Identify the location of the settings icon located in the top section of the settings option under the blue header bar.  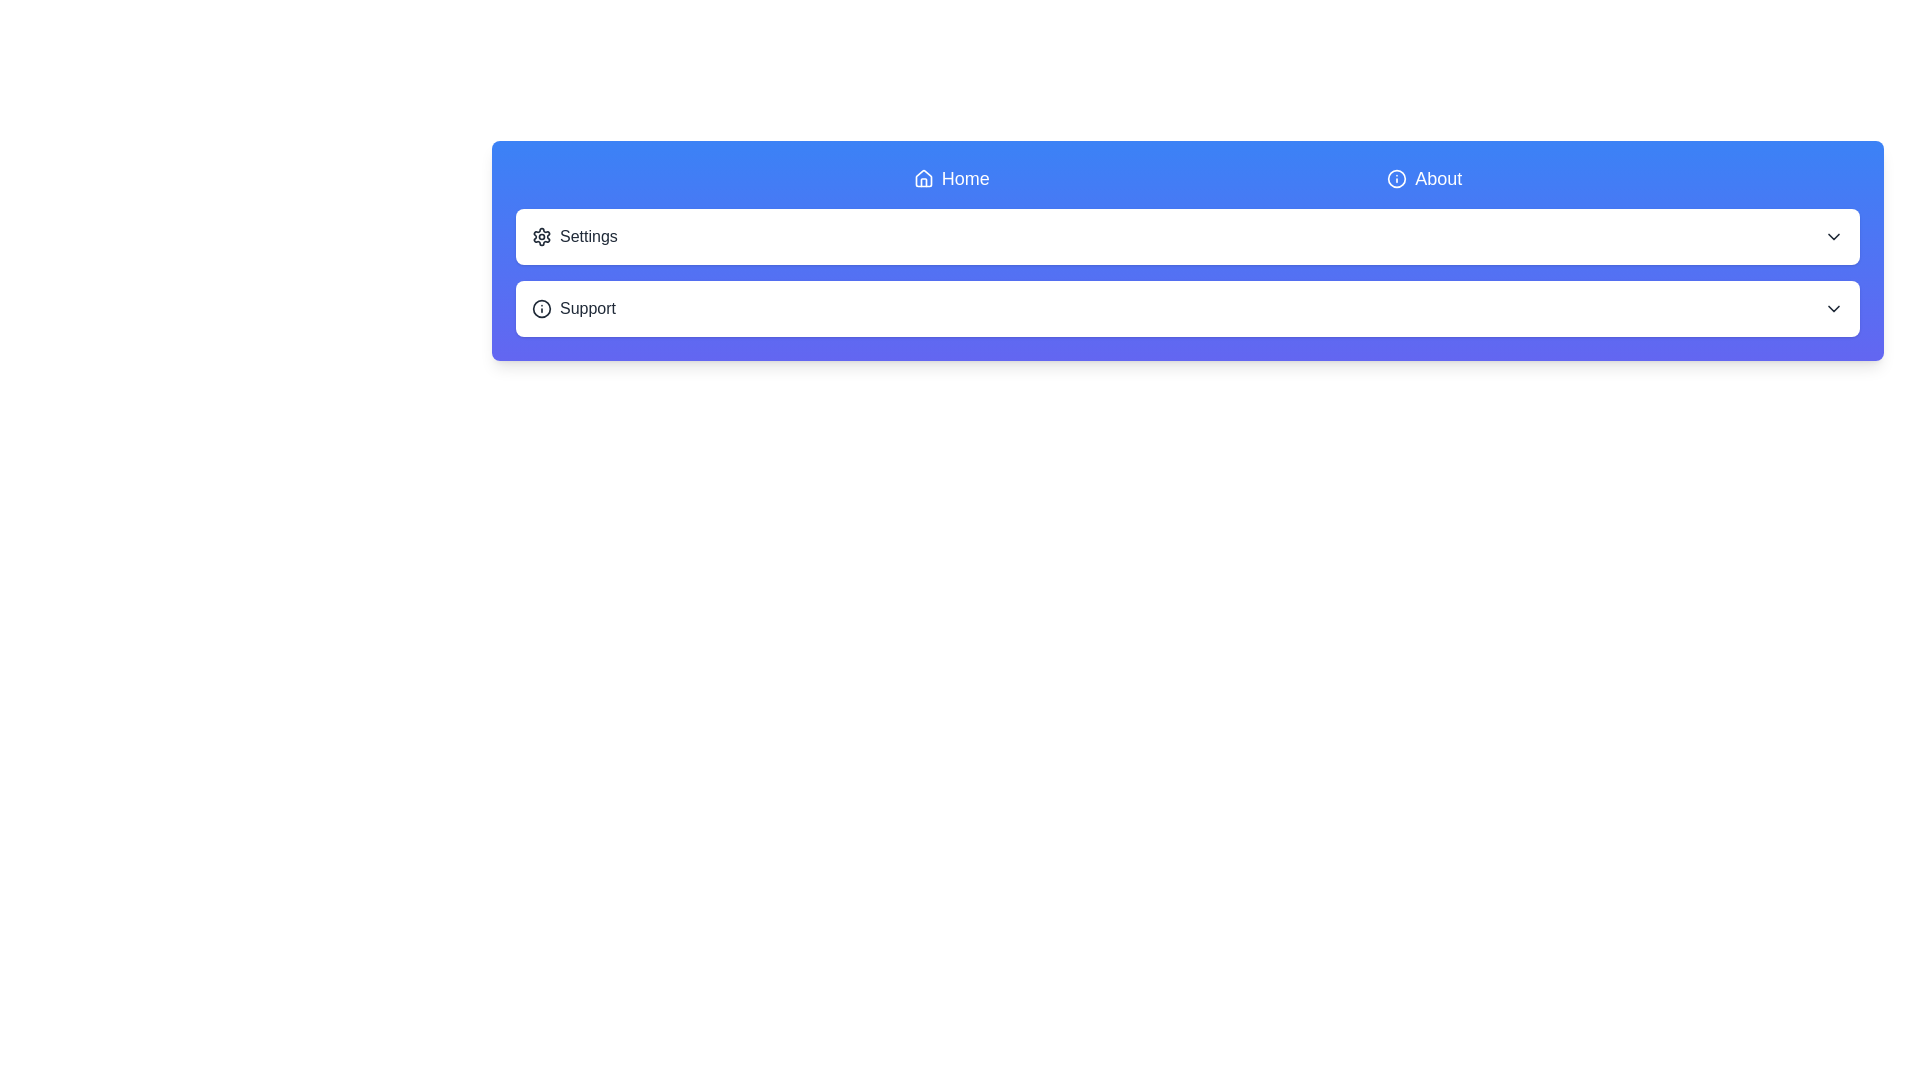
(542, 235).